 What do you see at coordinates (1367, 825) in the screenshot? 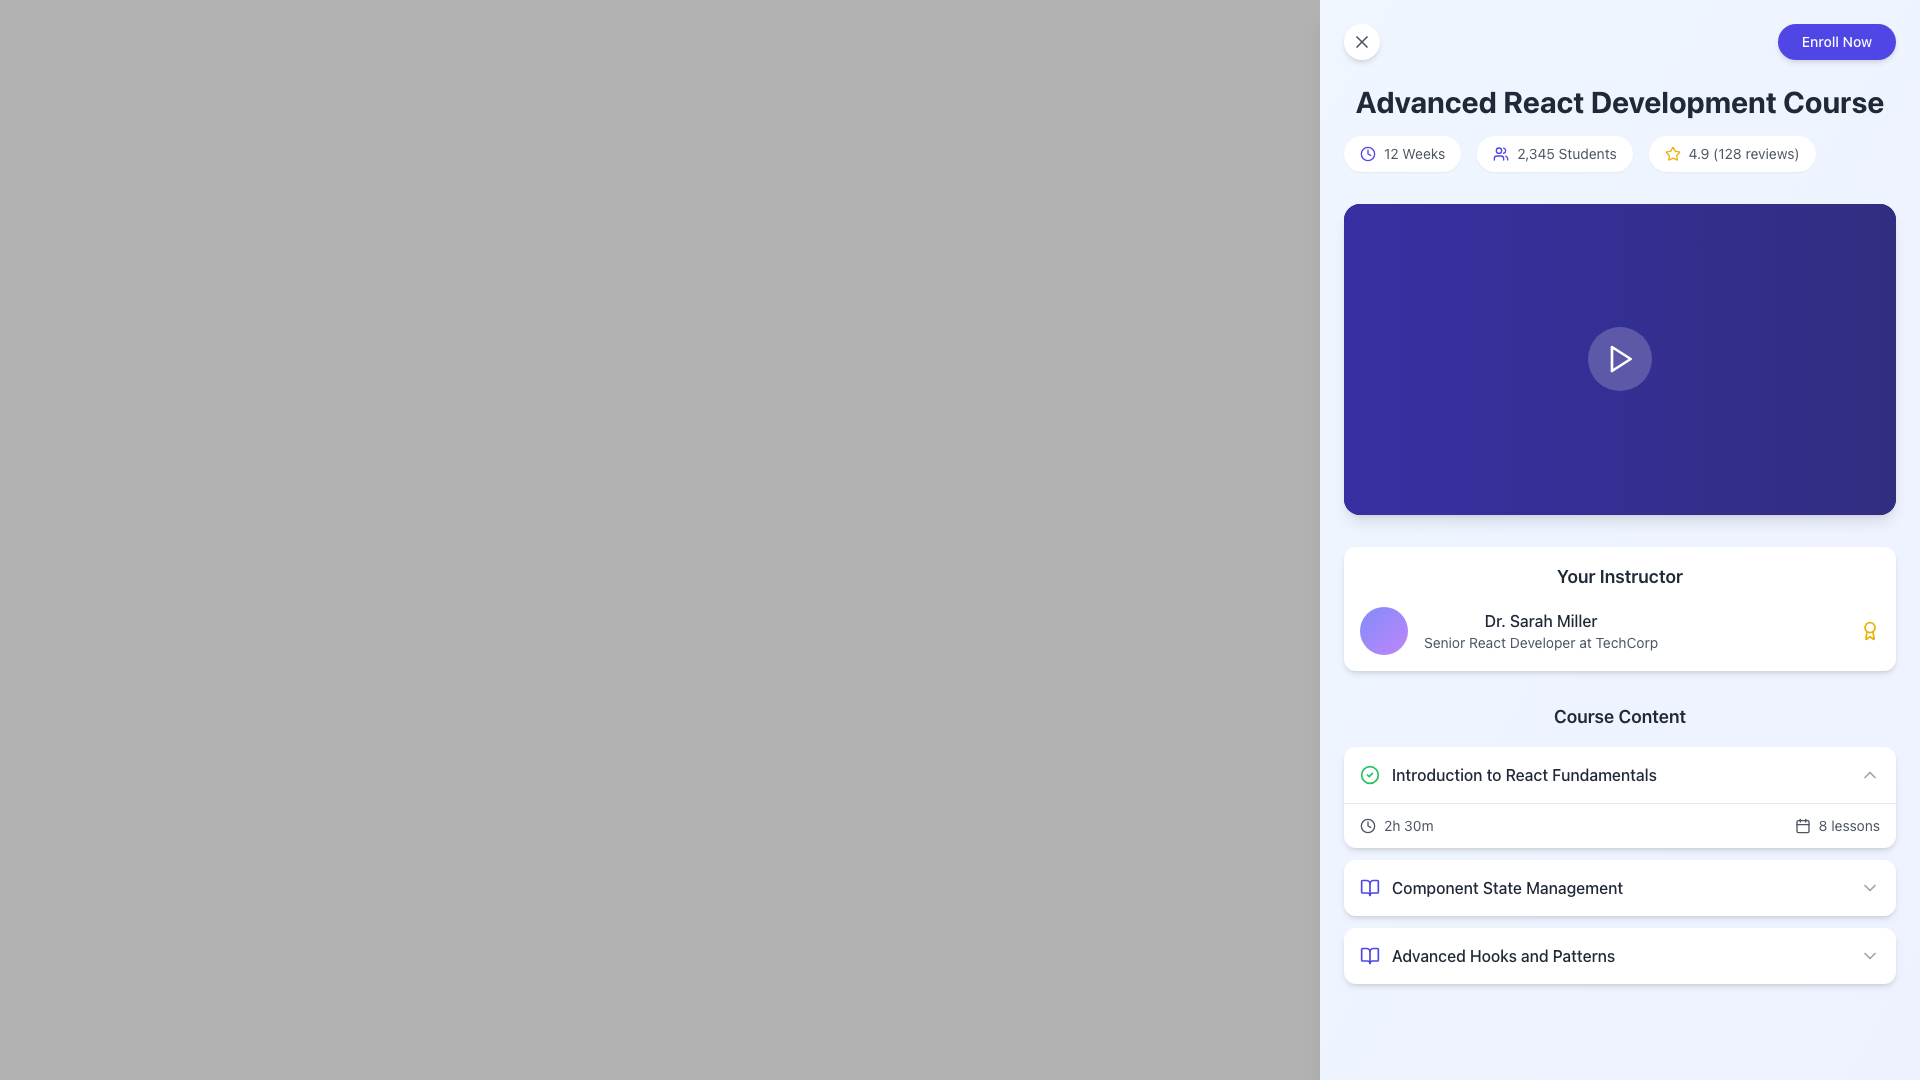
I see `the SVG circle element that represents the outer rim of a clock icon located centrally in the 'Your Instructor' section` at bounding box center [1367, 825].